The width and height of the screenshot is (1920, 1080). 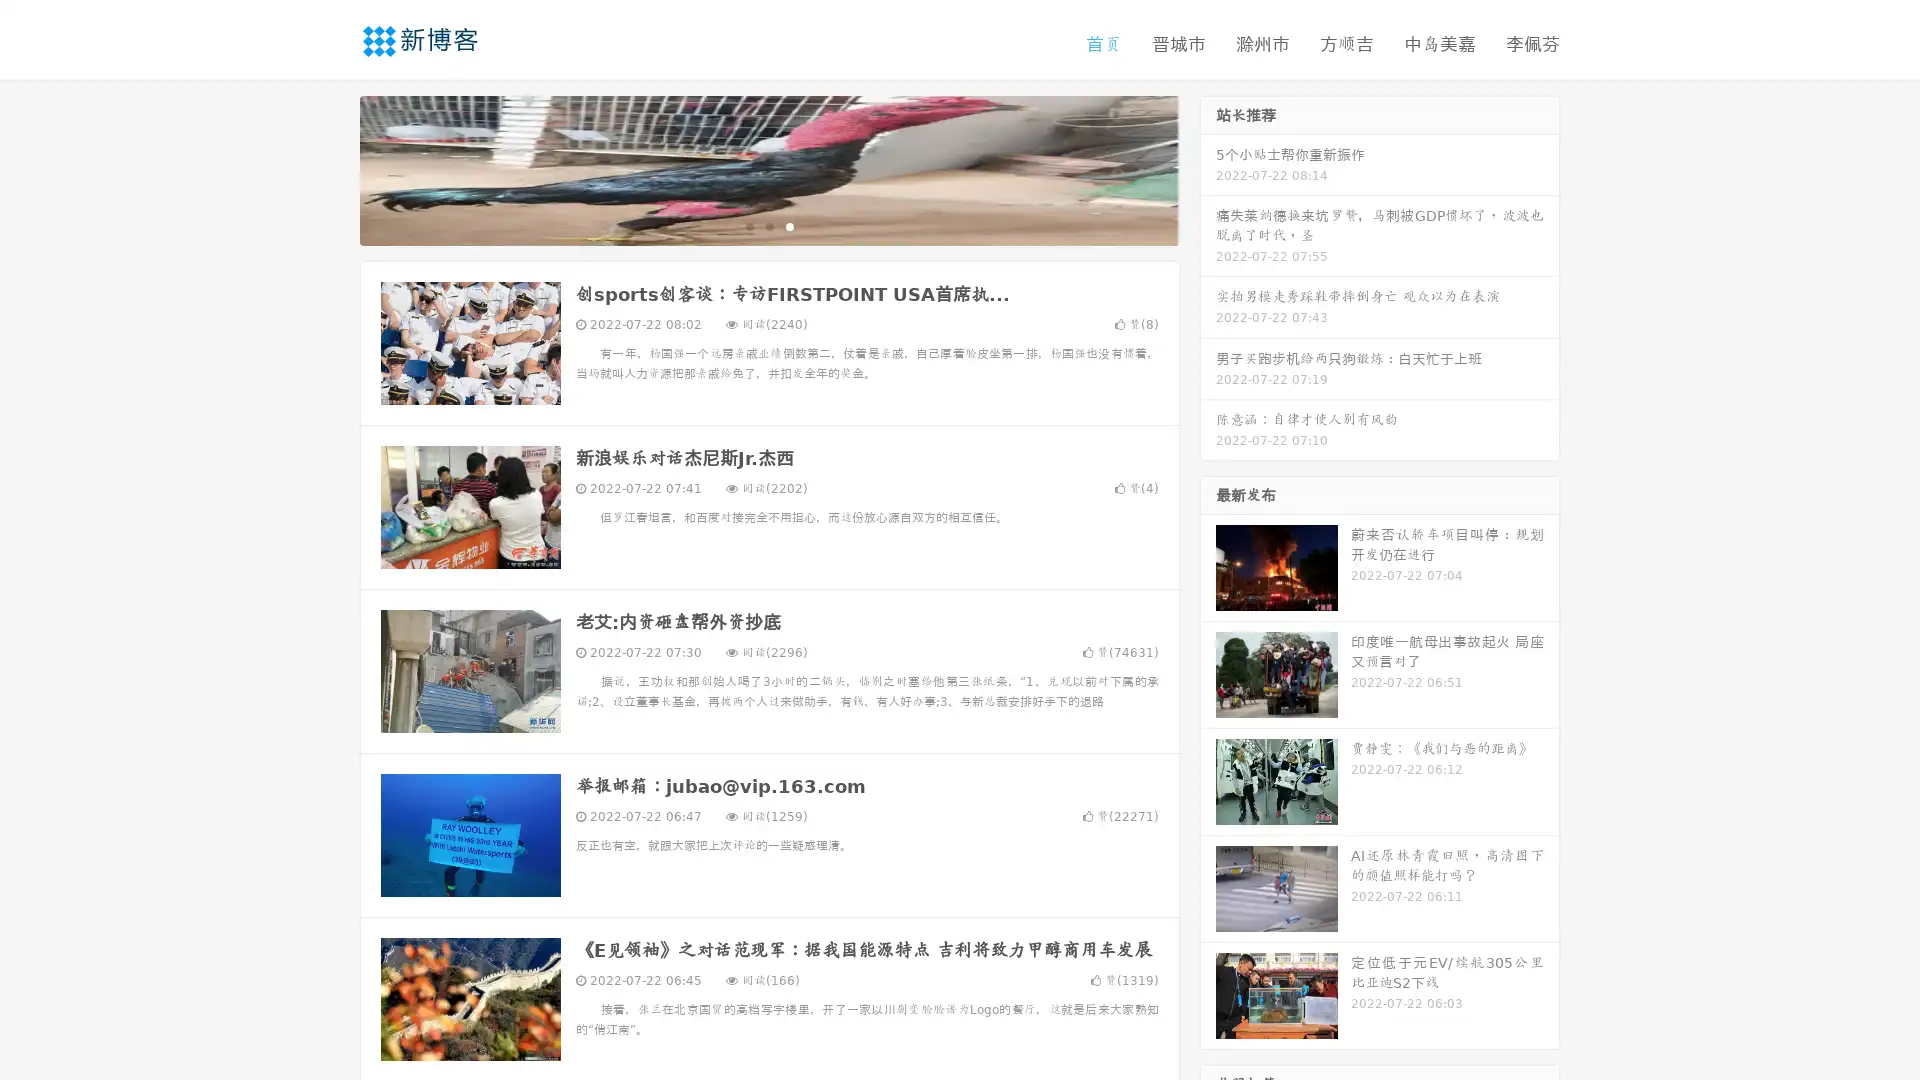 I want to click on Go to slide 3, so click(x=789, y=225).